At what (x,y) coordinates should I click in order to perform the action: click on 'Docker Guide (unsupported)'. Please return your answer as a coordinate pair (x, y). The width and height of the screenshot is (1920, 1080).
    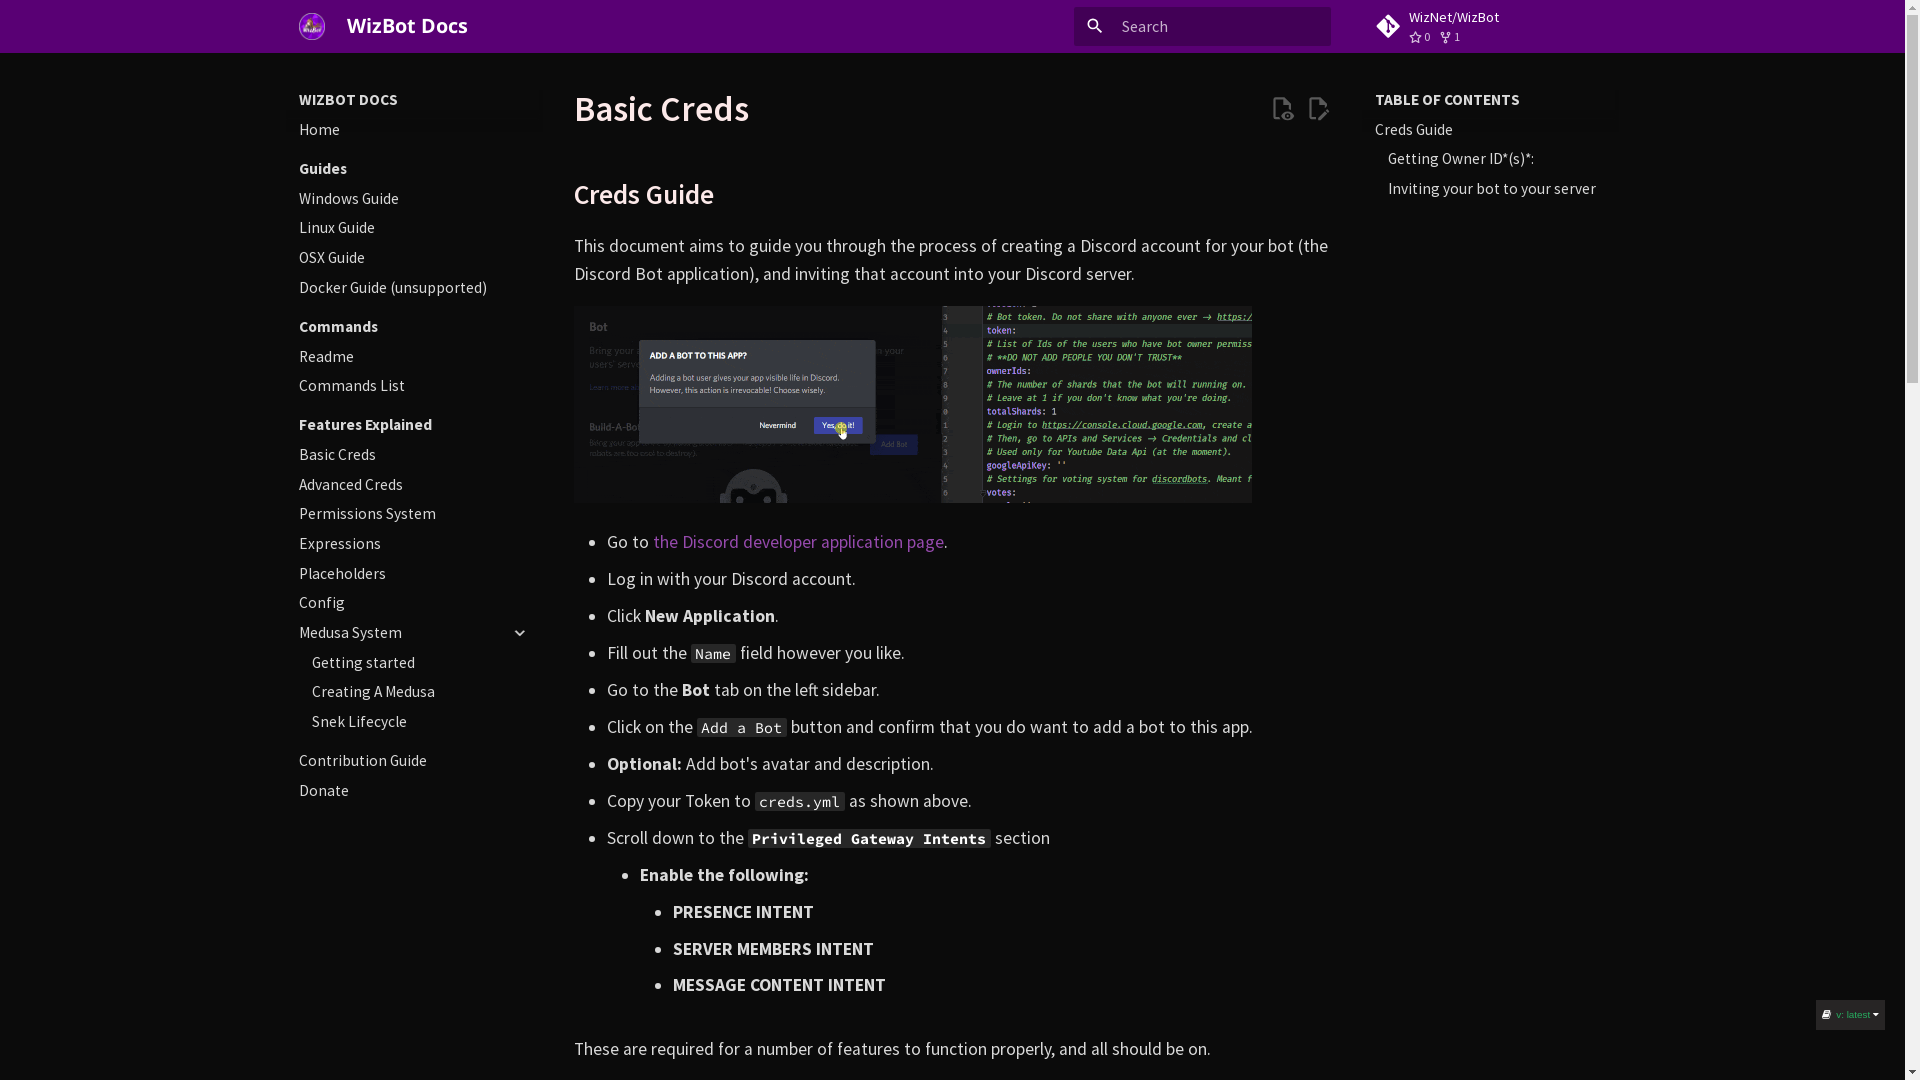
    Looking at the image, I should click on (413, 288).